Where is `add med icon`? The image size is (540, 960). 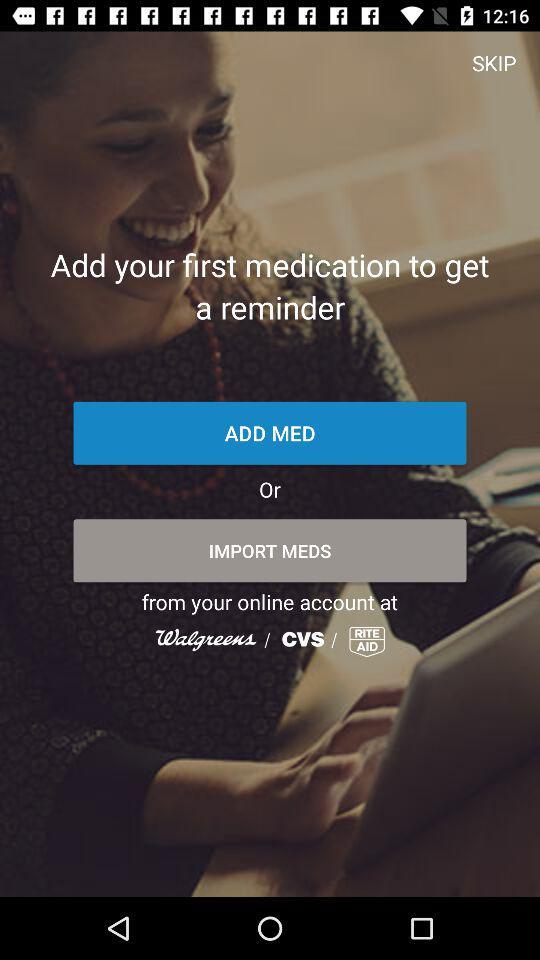
add med icon is located at coordinates (270, 433).